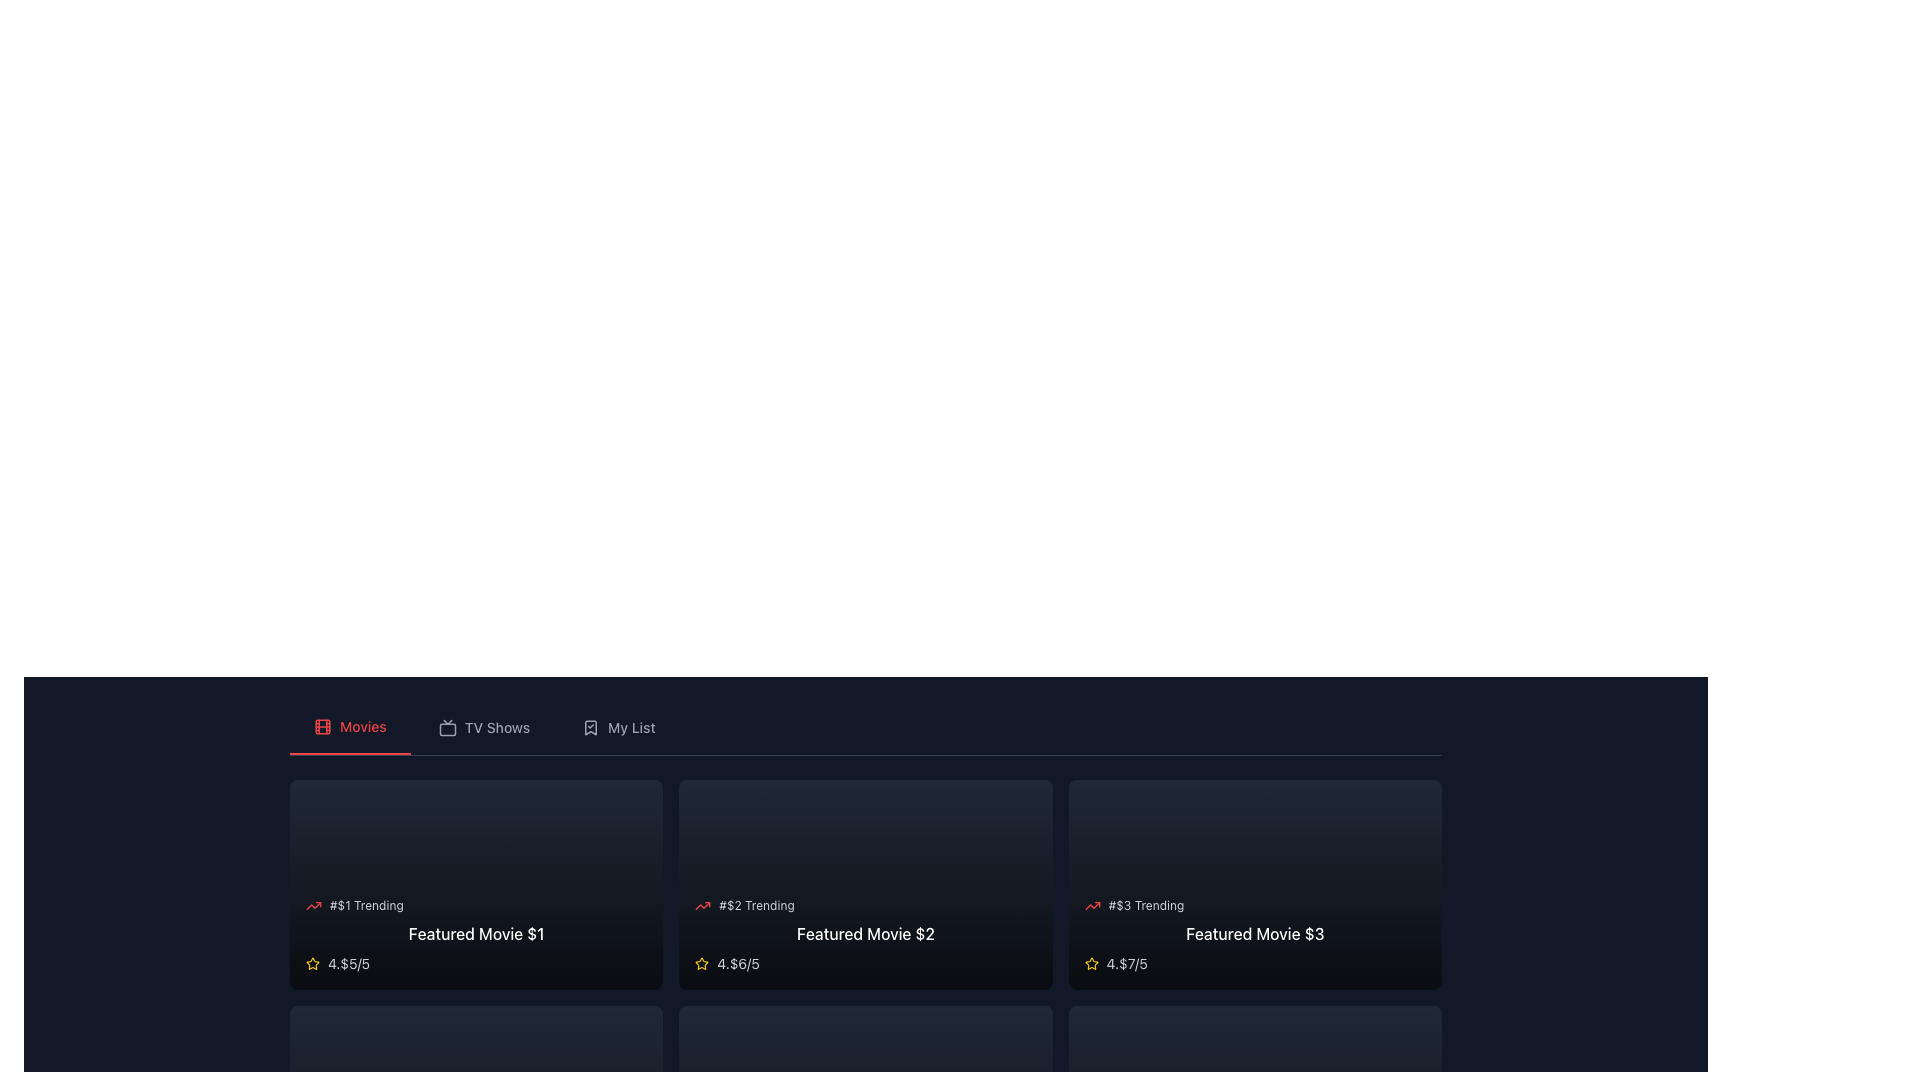 The height and width of the screenshot is (1080, 1920). I want to click on the Text Label that features the title or name of the movie, located below the subtitle '#$3 Trending' and above the rating section '4.$7/5', positioned in the center of the third tile in the horizontal sequence of movie tiles, so click(1254, 933).